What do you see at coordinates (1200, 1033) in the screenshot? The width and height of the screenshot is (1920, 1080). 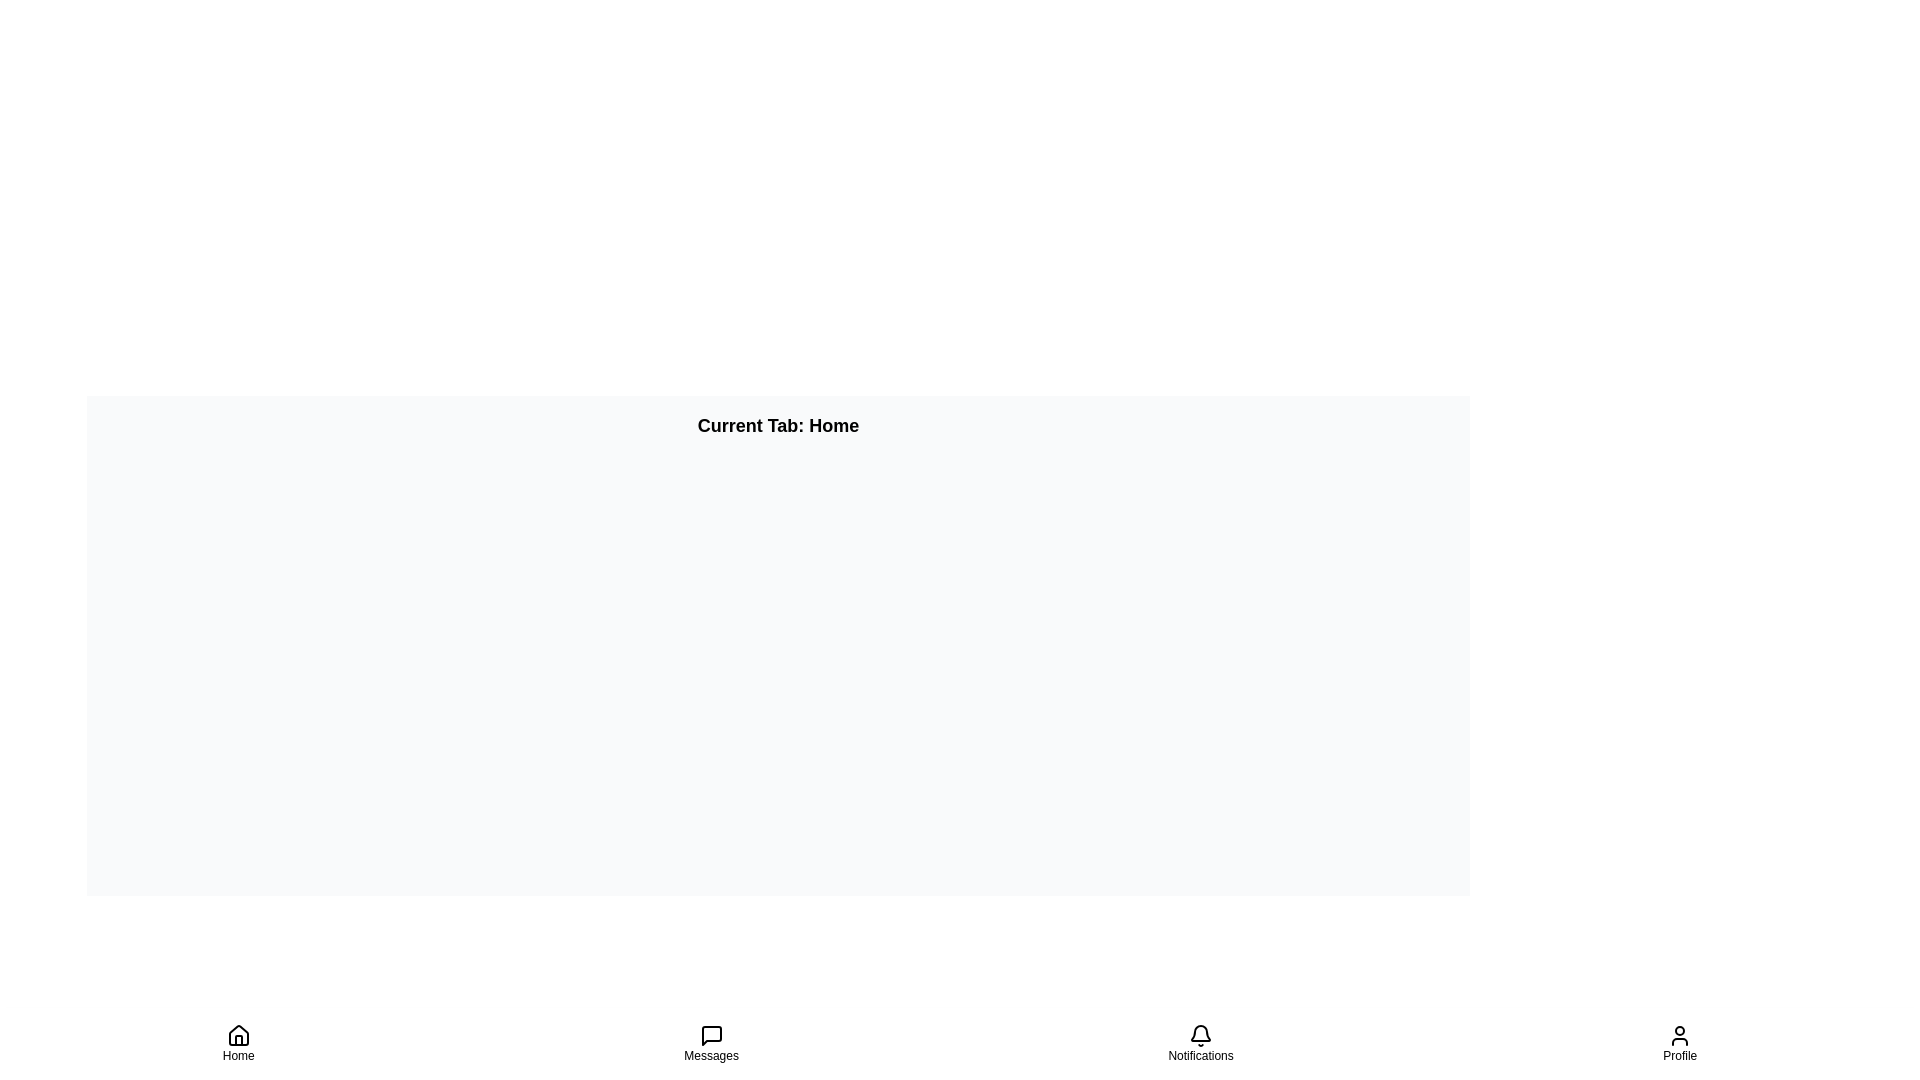 I see `the curved geometric shape resembling a bell within the notification icon located in the bottom navigation bar` at bounding box center [1200, 1033].